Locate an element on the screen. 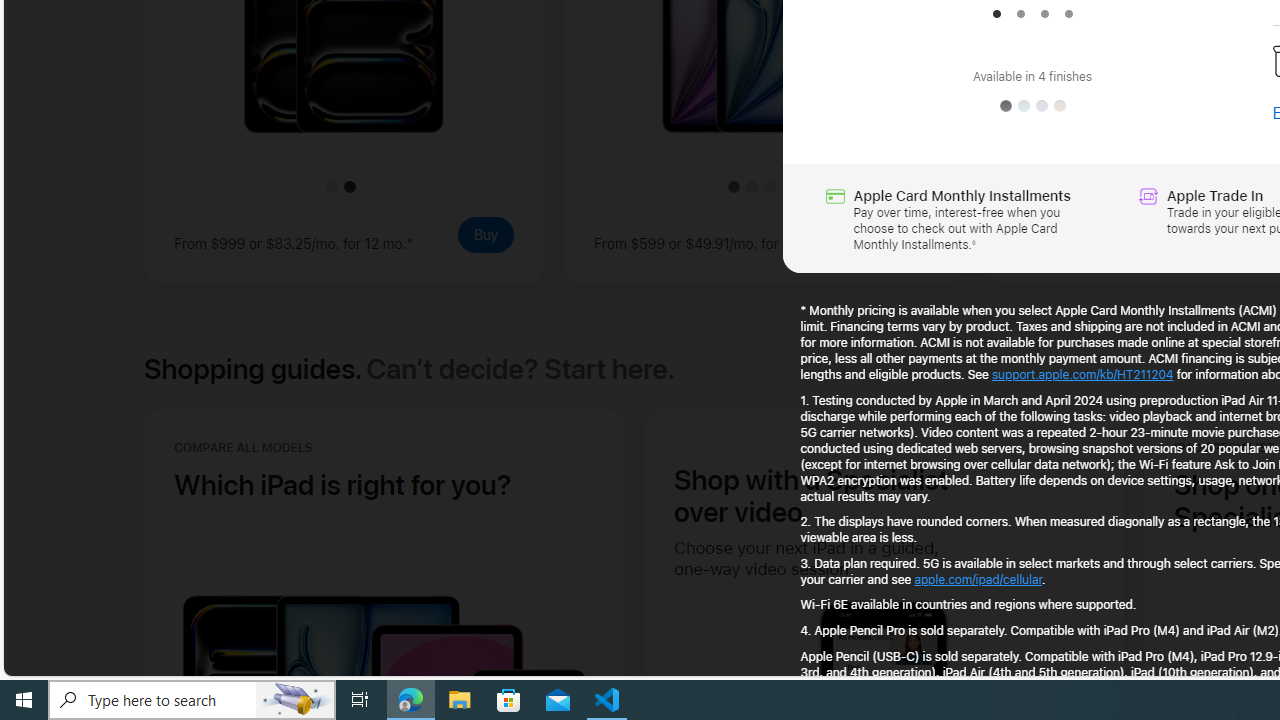 The image size is (1280, 720). 'Space Gray' is located at coordinates (1005, 106).